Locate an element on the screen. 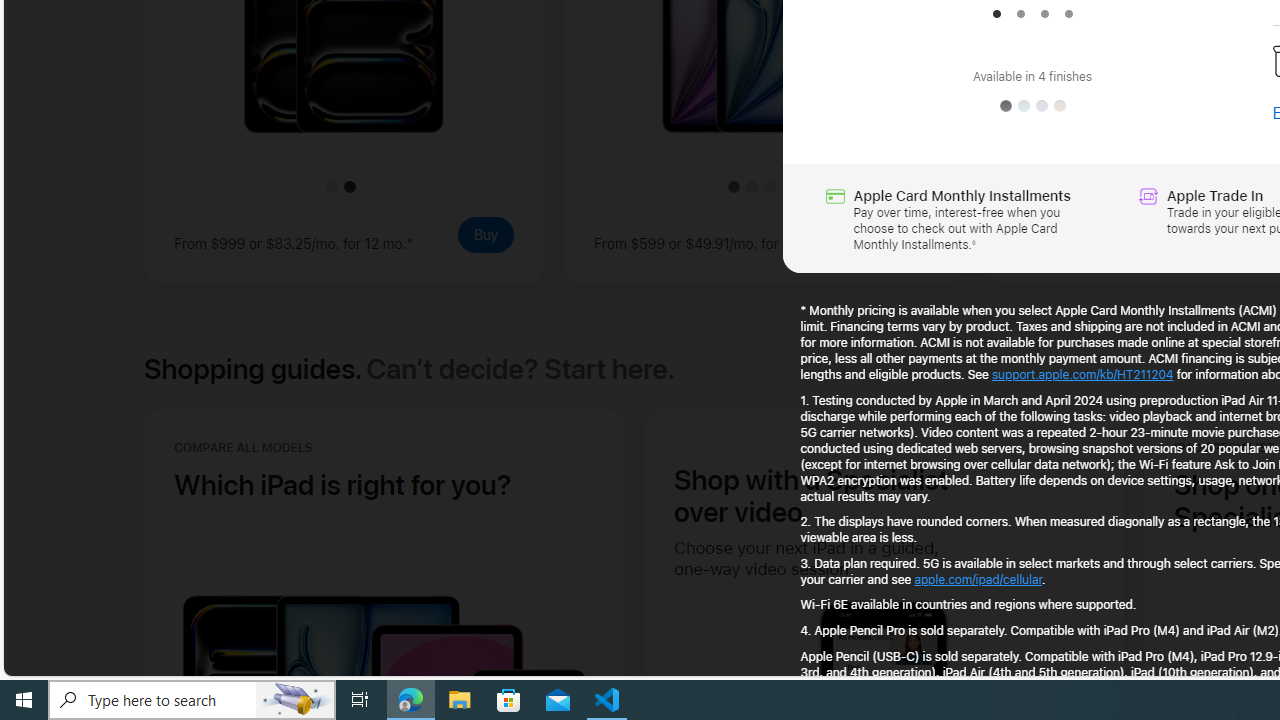 The image size is (1280, 720). 'Space Gray' is located at coordinates (1005, 106).